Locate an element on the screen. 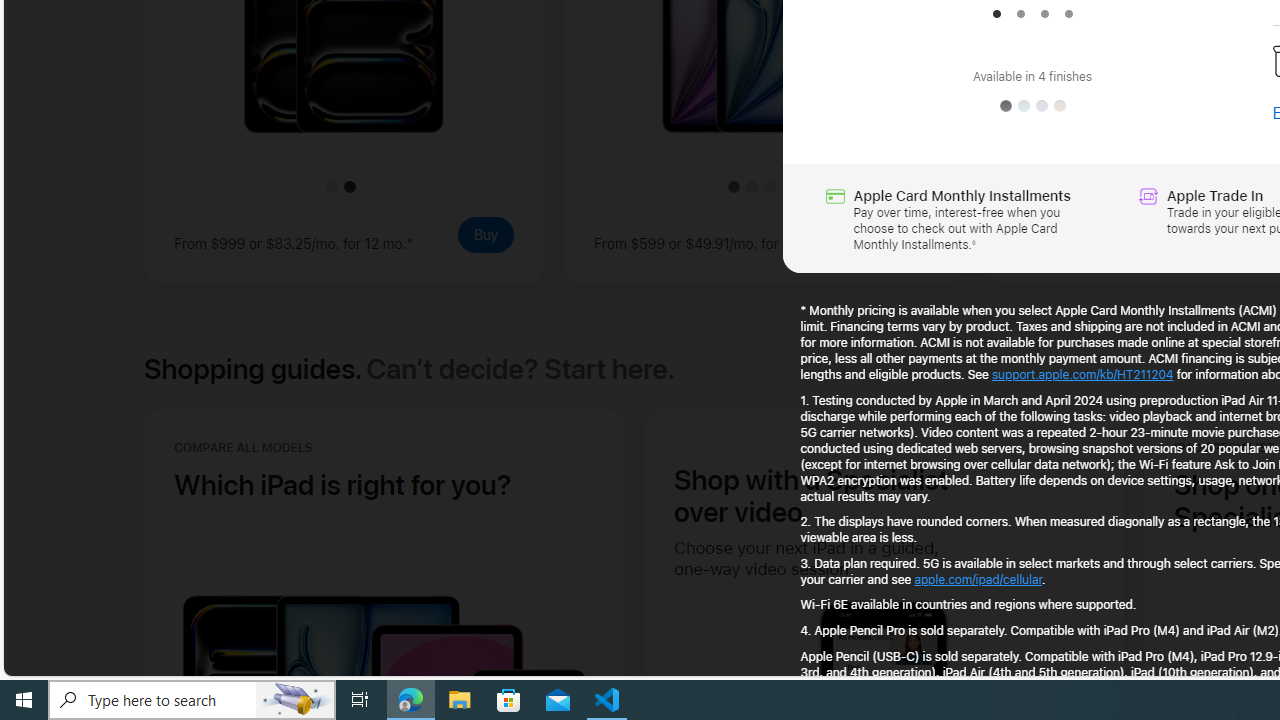 The image size is (1280, 720). 'Space Gray' is located at coordinates (1005, 106).